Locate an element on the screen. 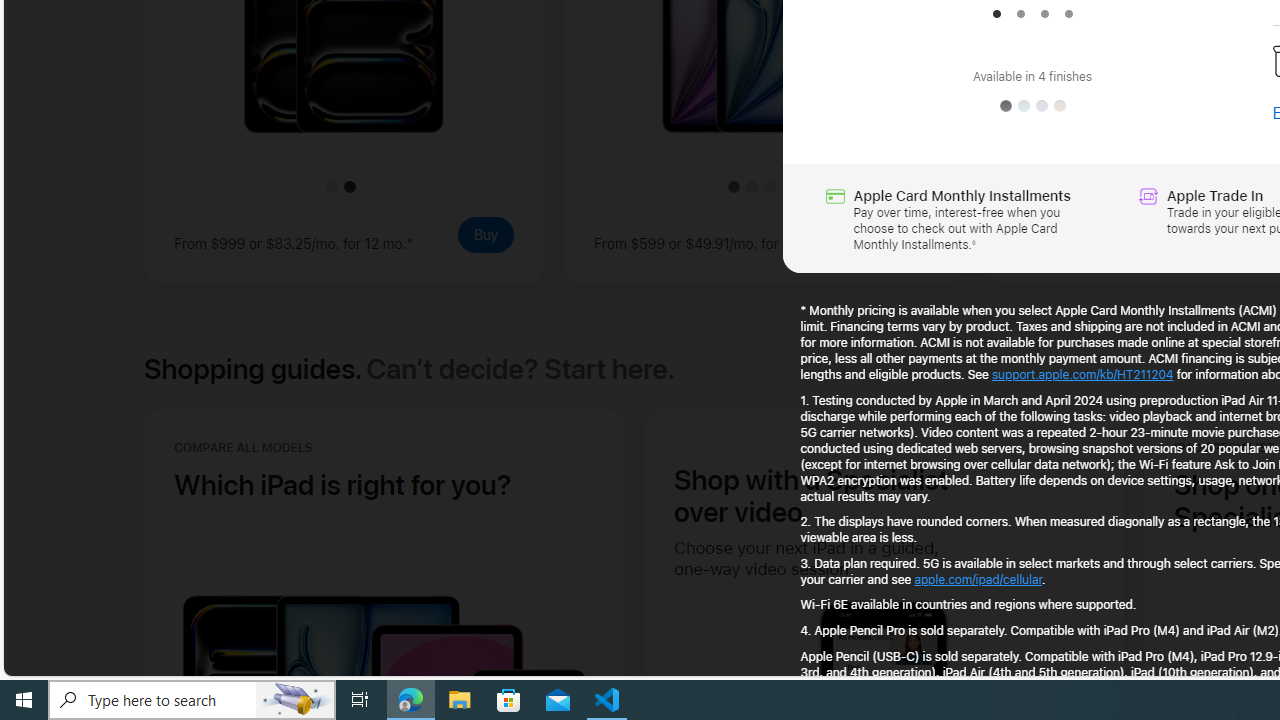 The image size is (1280, 720). 'Space Gray' is located at coordinates (1005, 106).